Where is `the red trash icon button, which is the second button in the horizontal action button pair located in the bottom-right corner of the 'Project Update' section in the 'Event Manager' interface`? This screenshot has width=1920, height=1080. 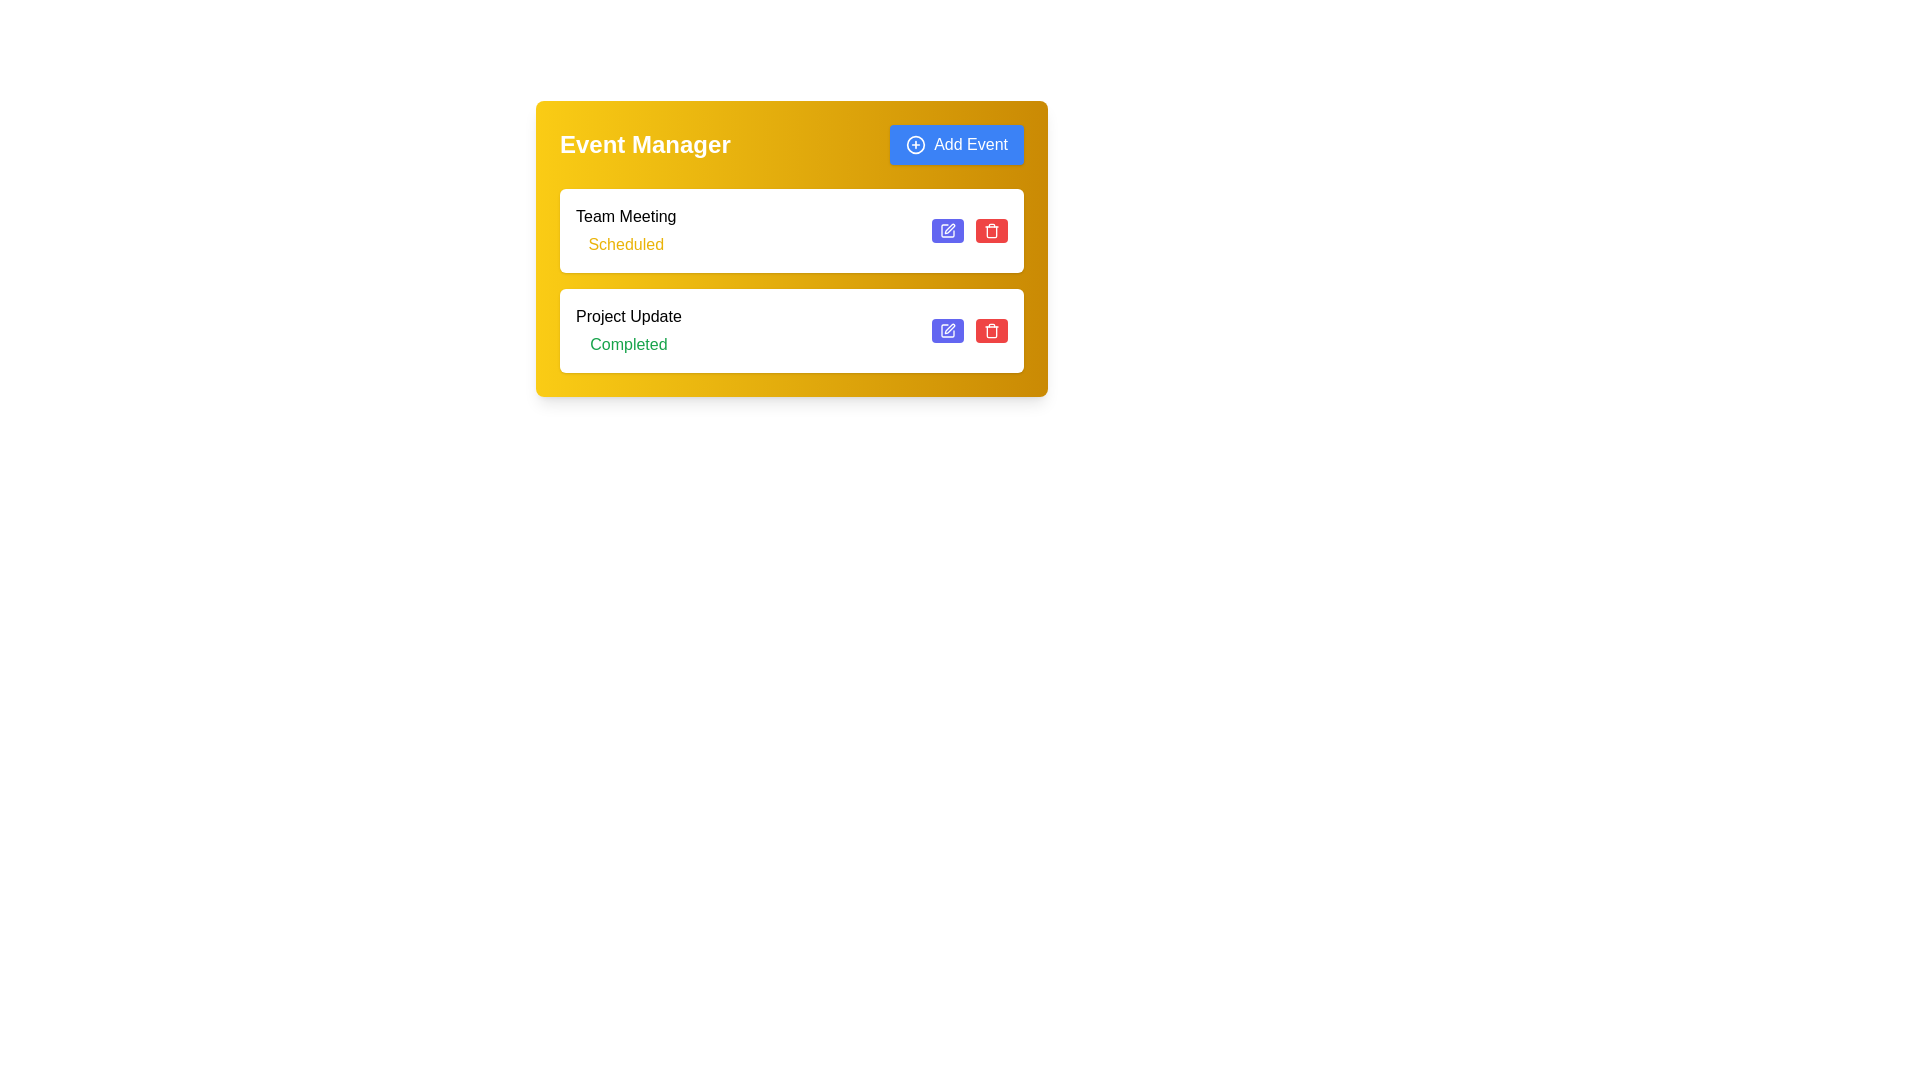
the red trash icon button, which is the second button in the horizontal action button pair located in the bottom-right corner of the 'Project Update' section in the 'Event Manager' interface is located at coordinates (969, 330).